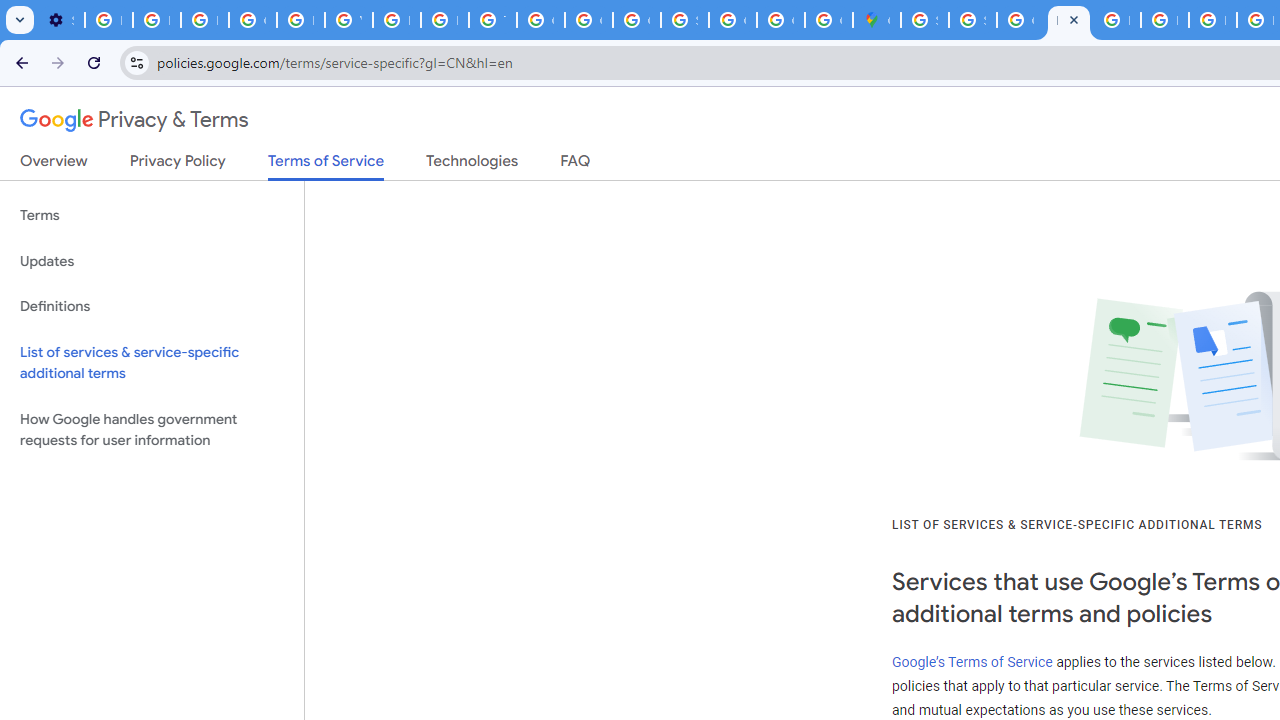  I want to click on 'Privacy Help Center - Policies Help', so click(1211, 20).